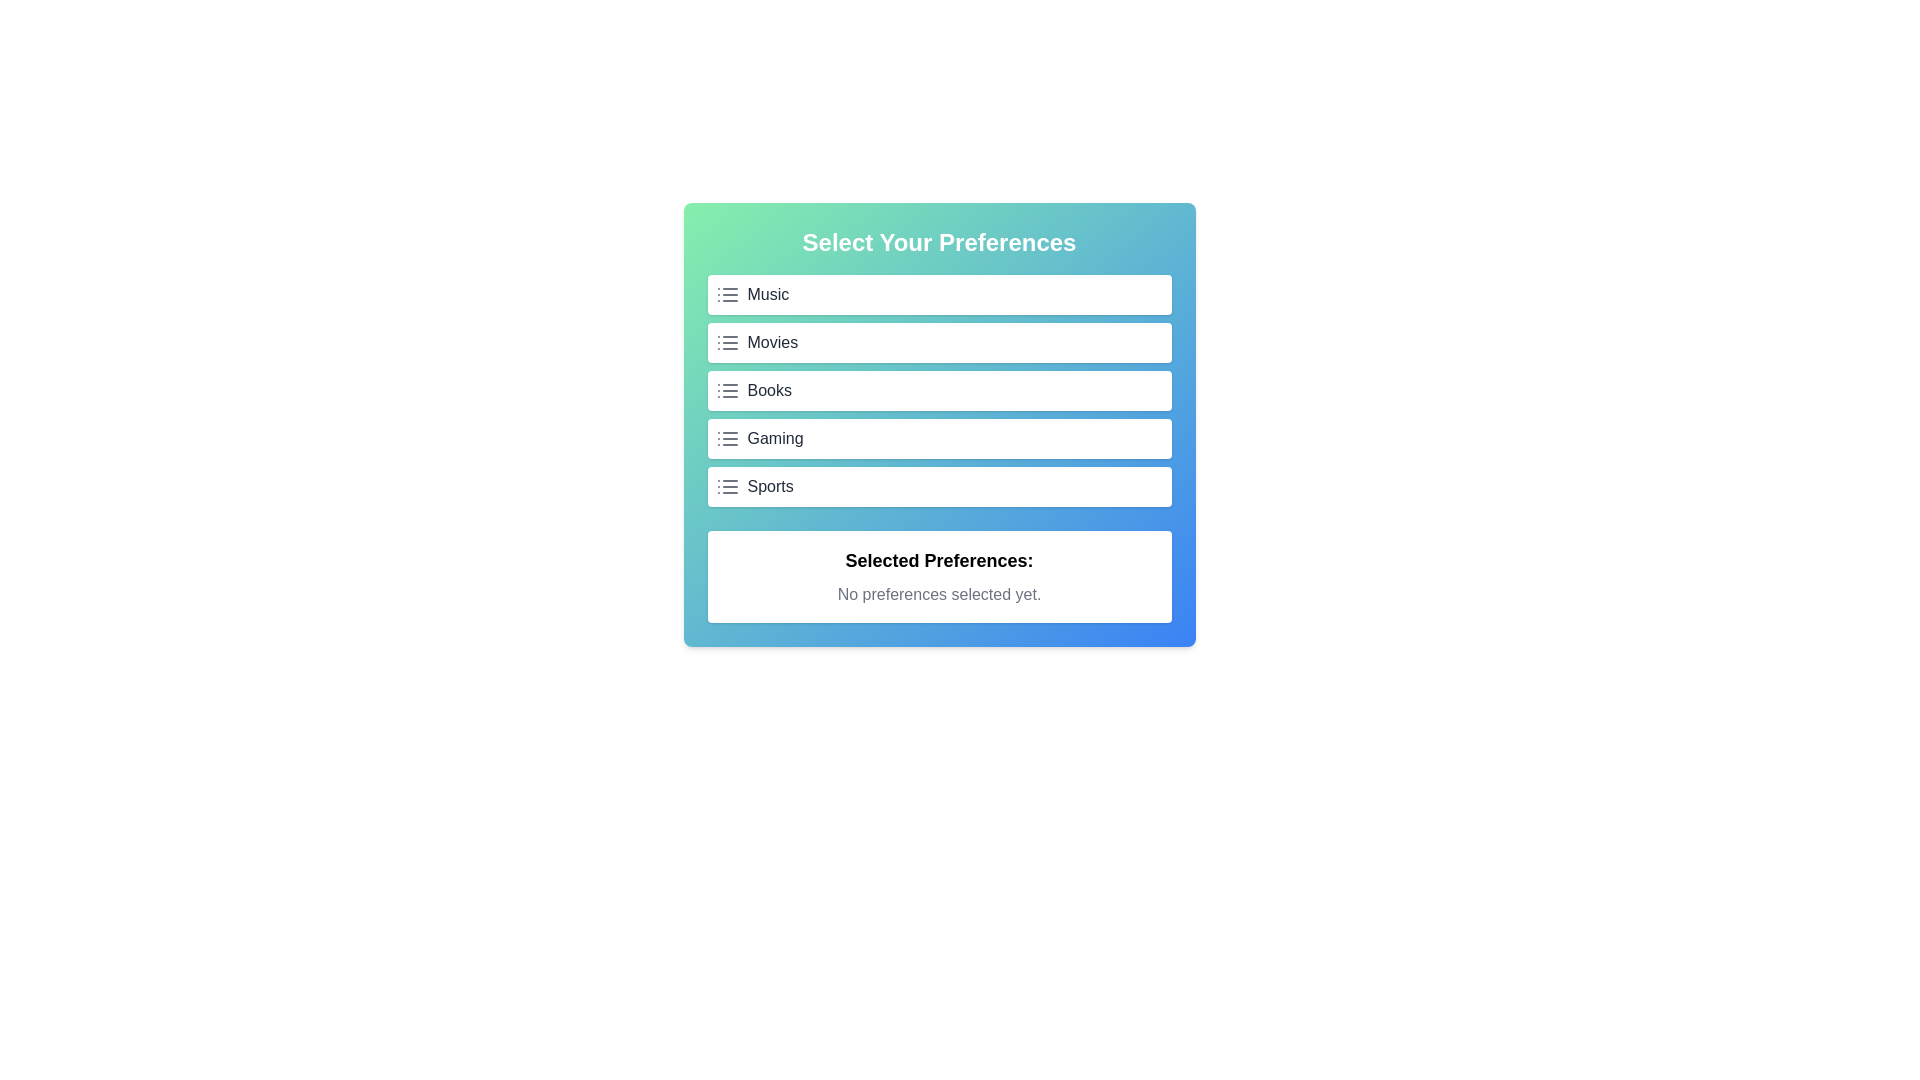  What do you see at coordinates (938, 342) in the screenshot?
I see `the 'Movies' selectable option located in the vertical list of preferences, positioned between 'Music' and 'Books'` at bounding box center [938, 342].